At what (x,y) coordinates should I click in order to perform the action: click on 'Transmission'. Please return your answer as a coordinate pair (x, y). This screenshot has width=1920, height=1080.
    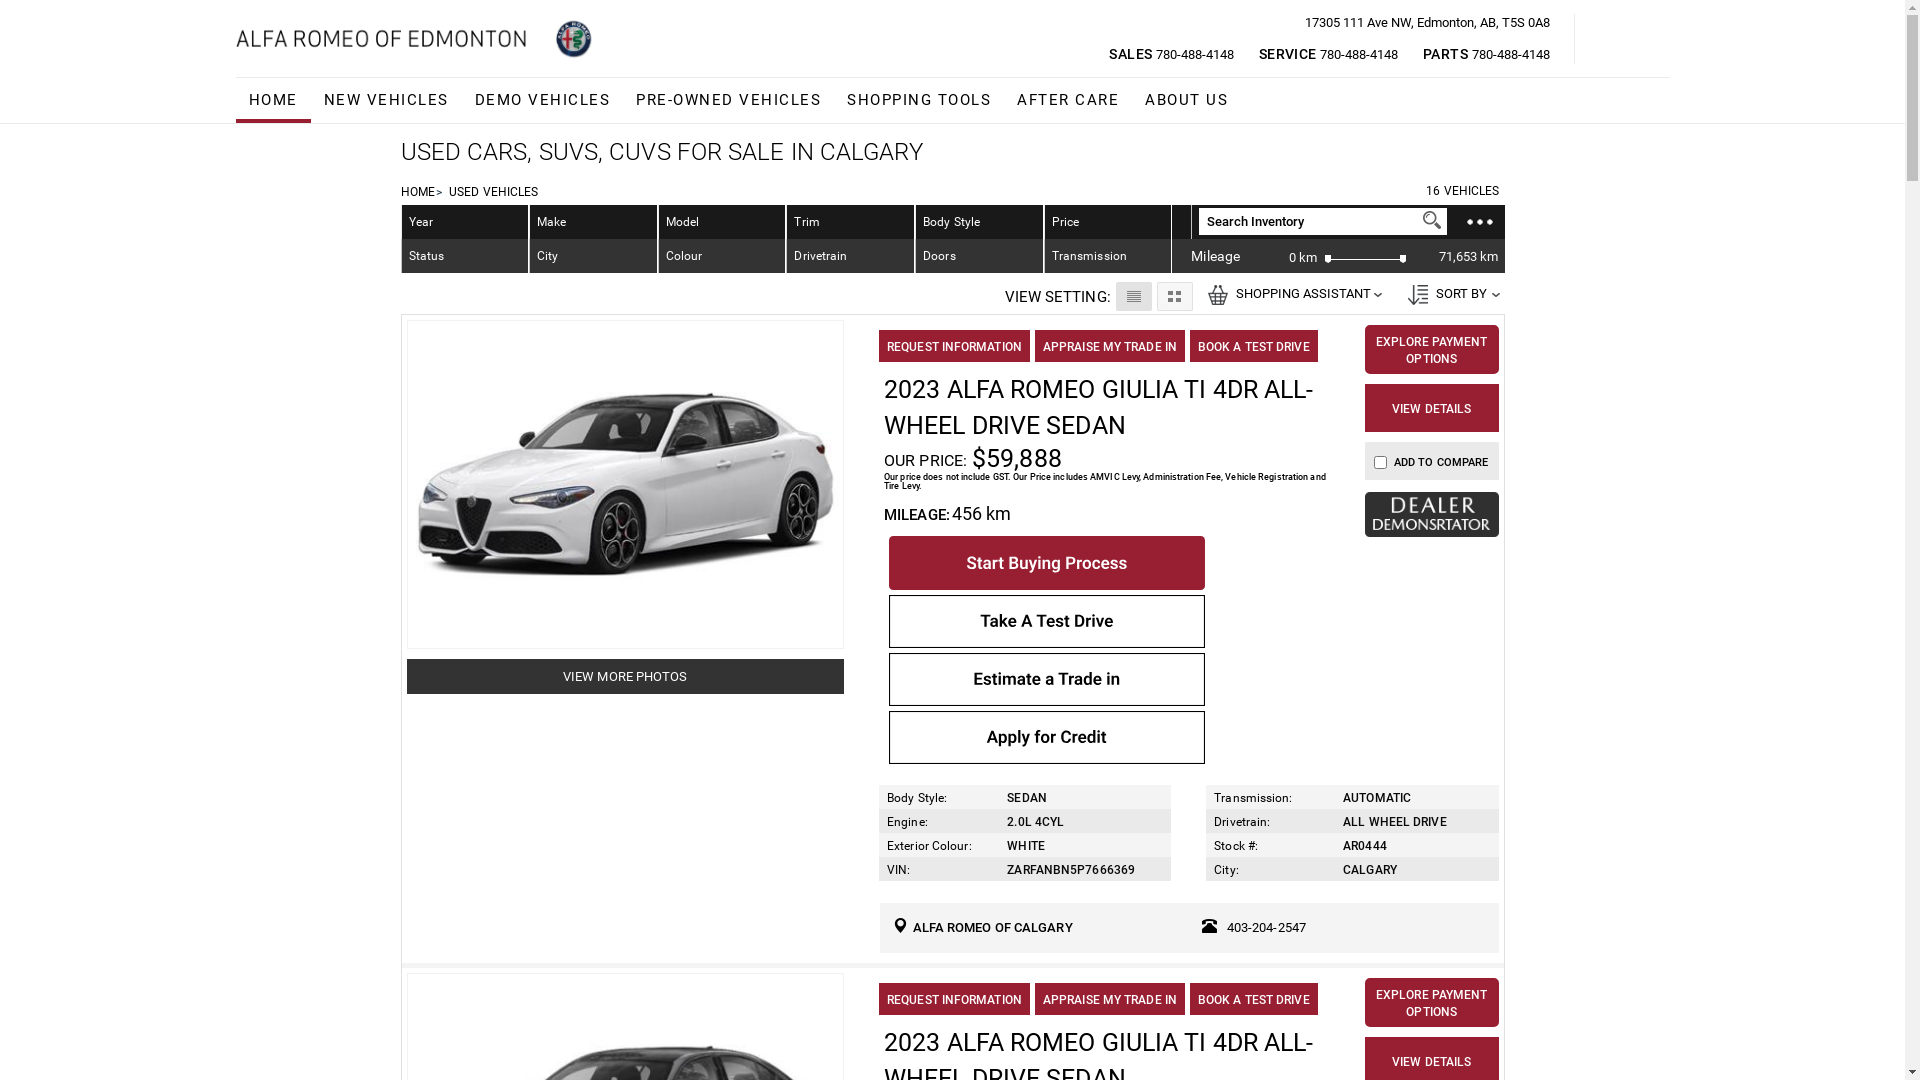
    Looking at the image, I should click on (1107, 254).